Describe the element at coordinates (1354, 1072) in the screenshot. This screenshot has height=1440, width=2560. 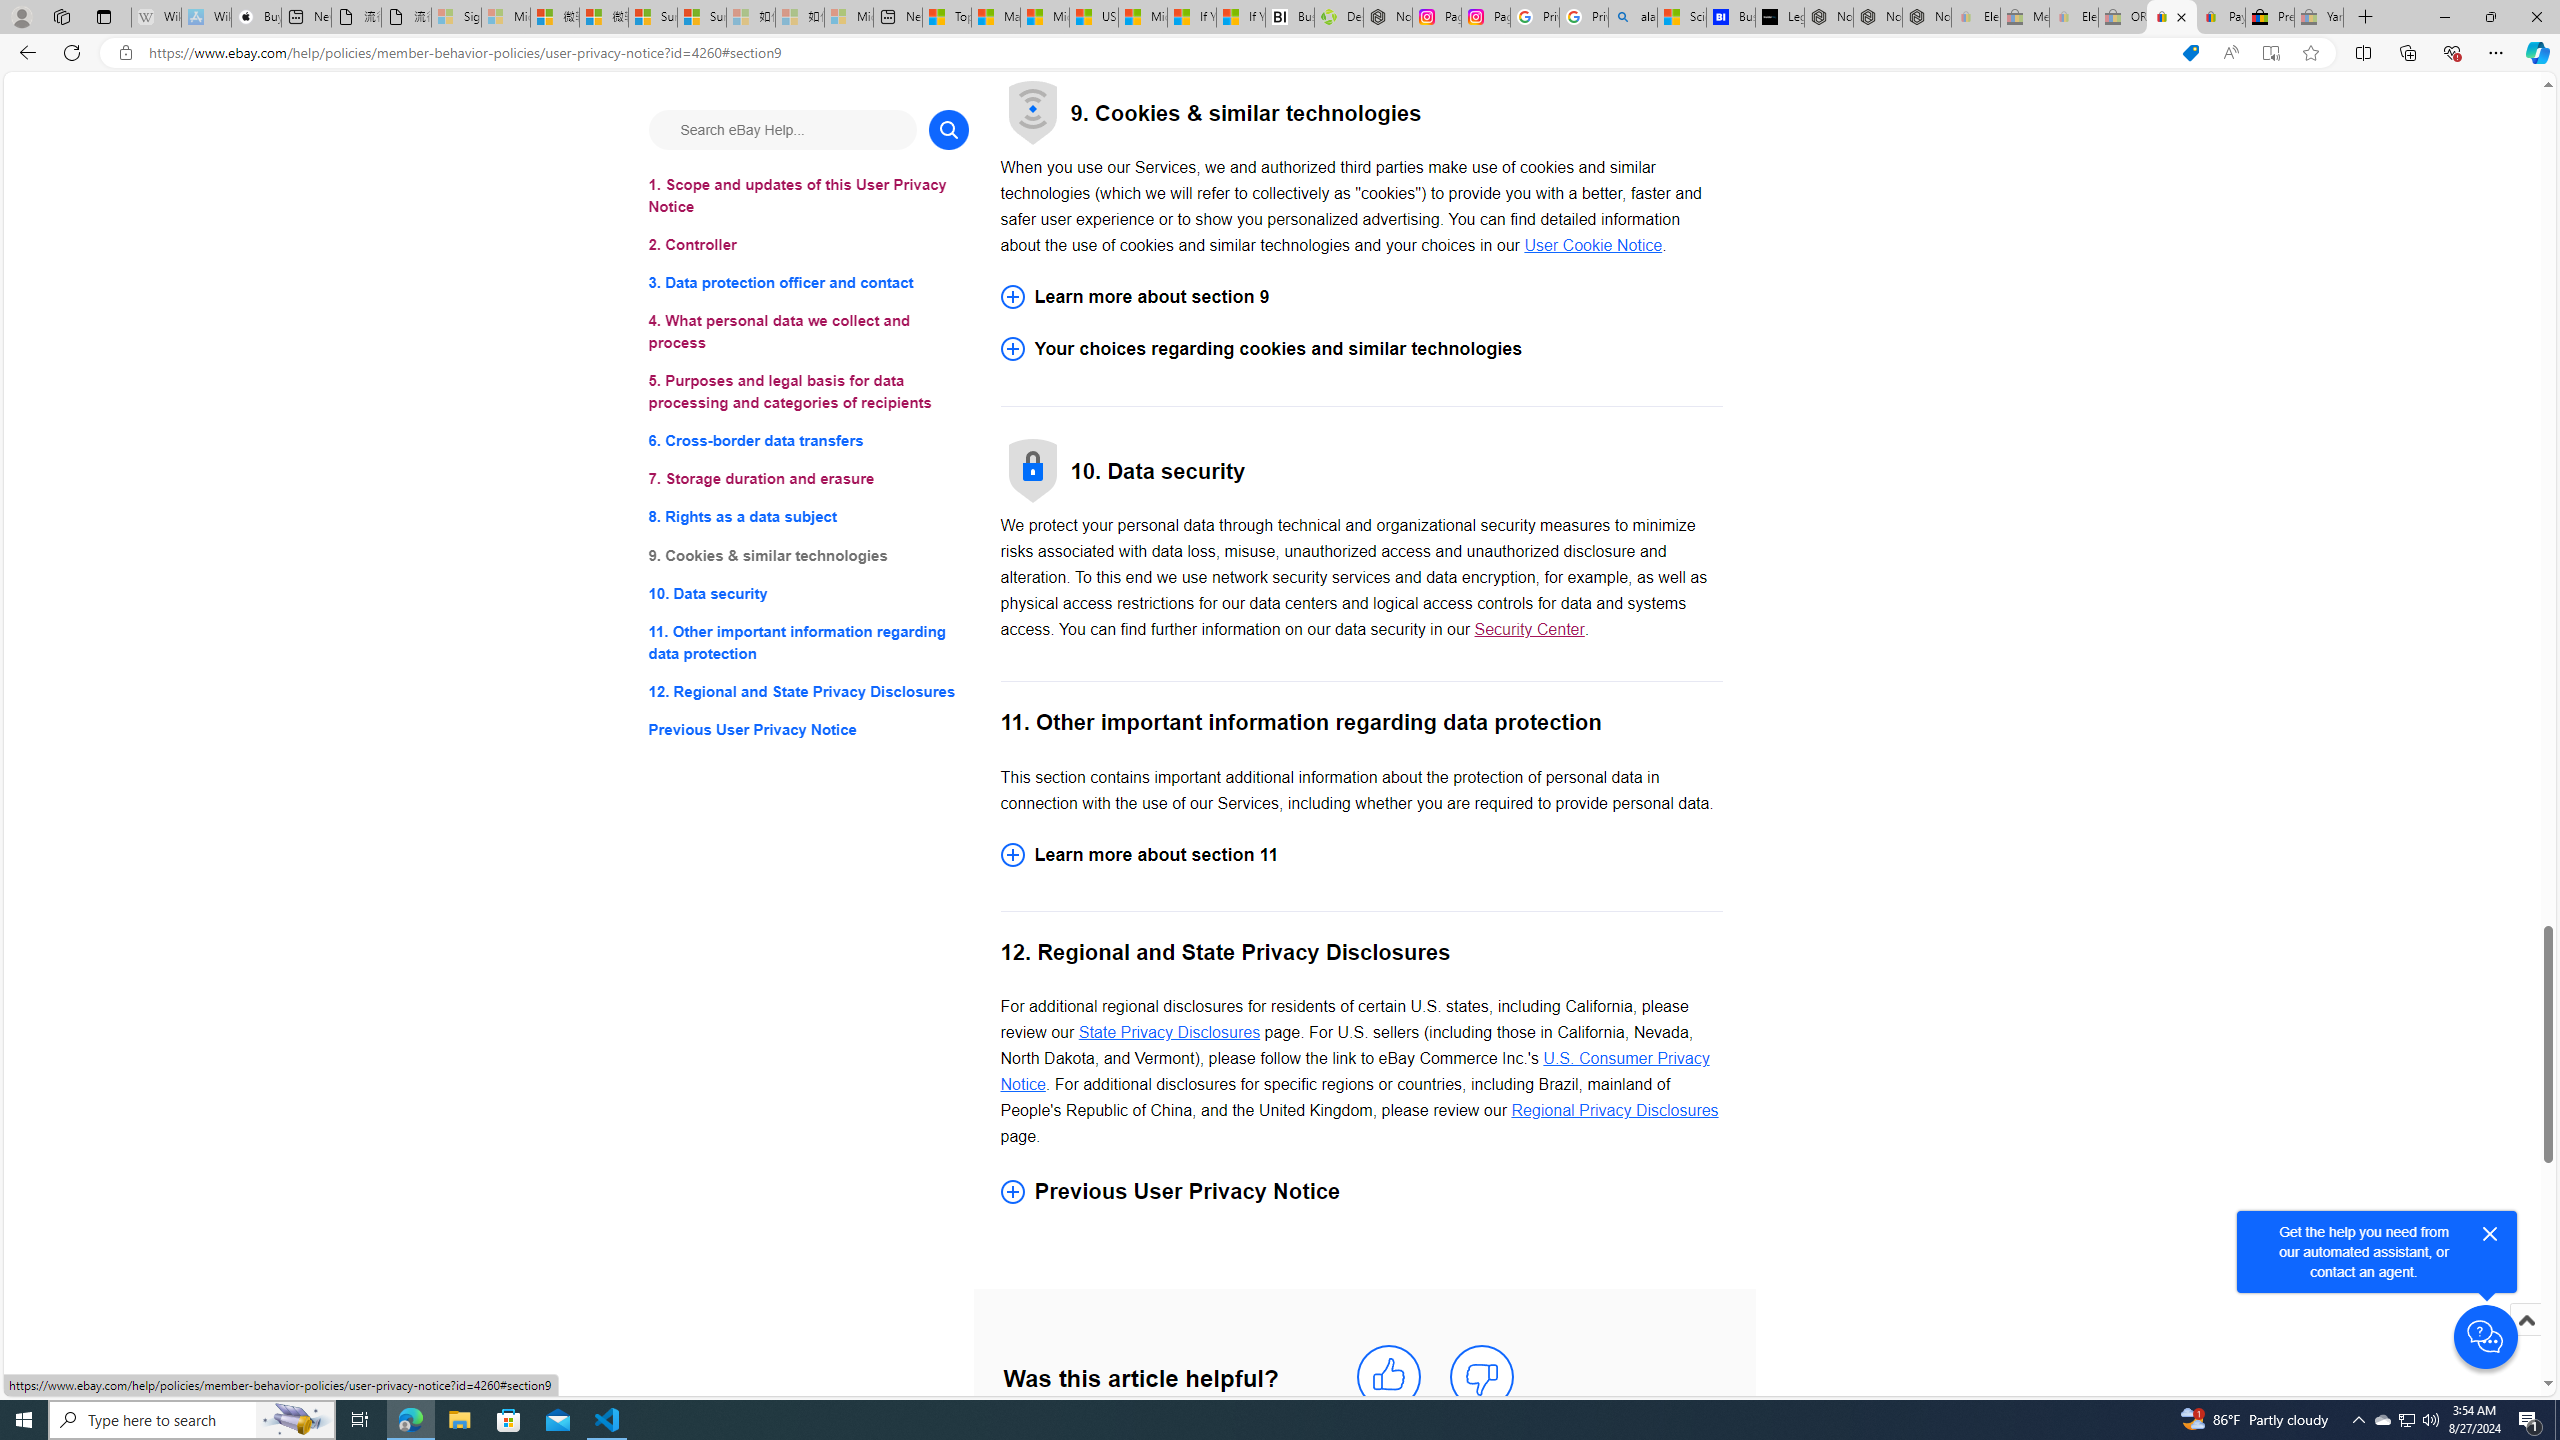
I see `'U.S. Consumer Privacy Notice - opens in new window or tab'` at that location.